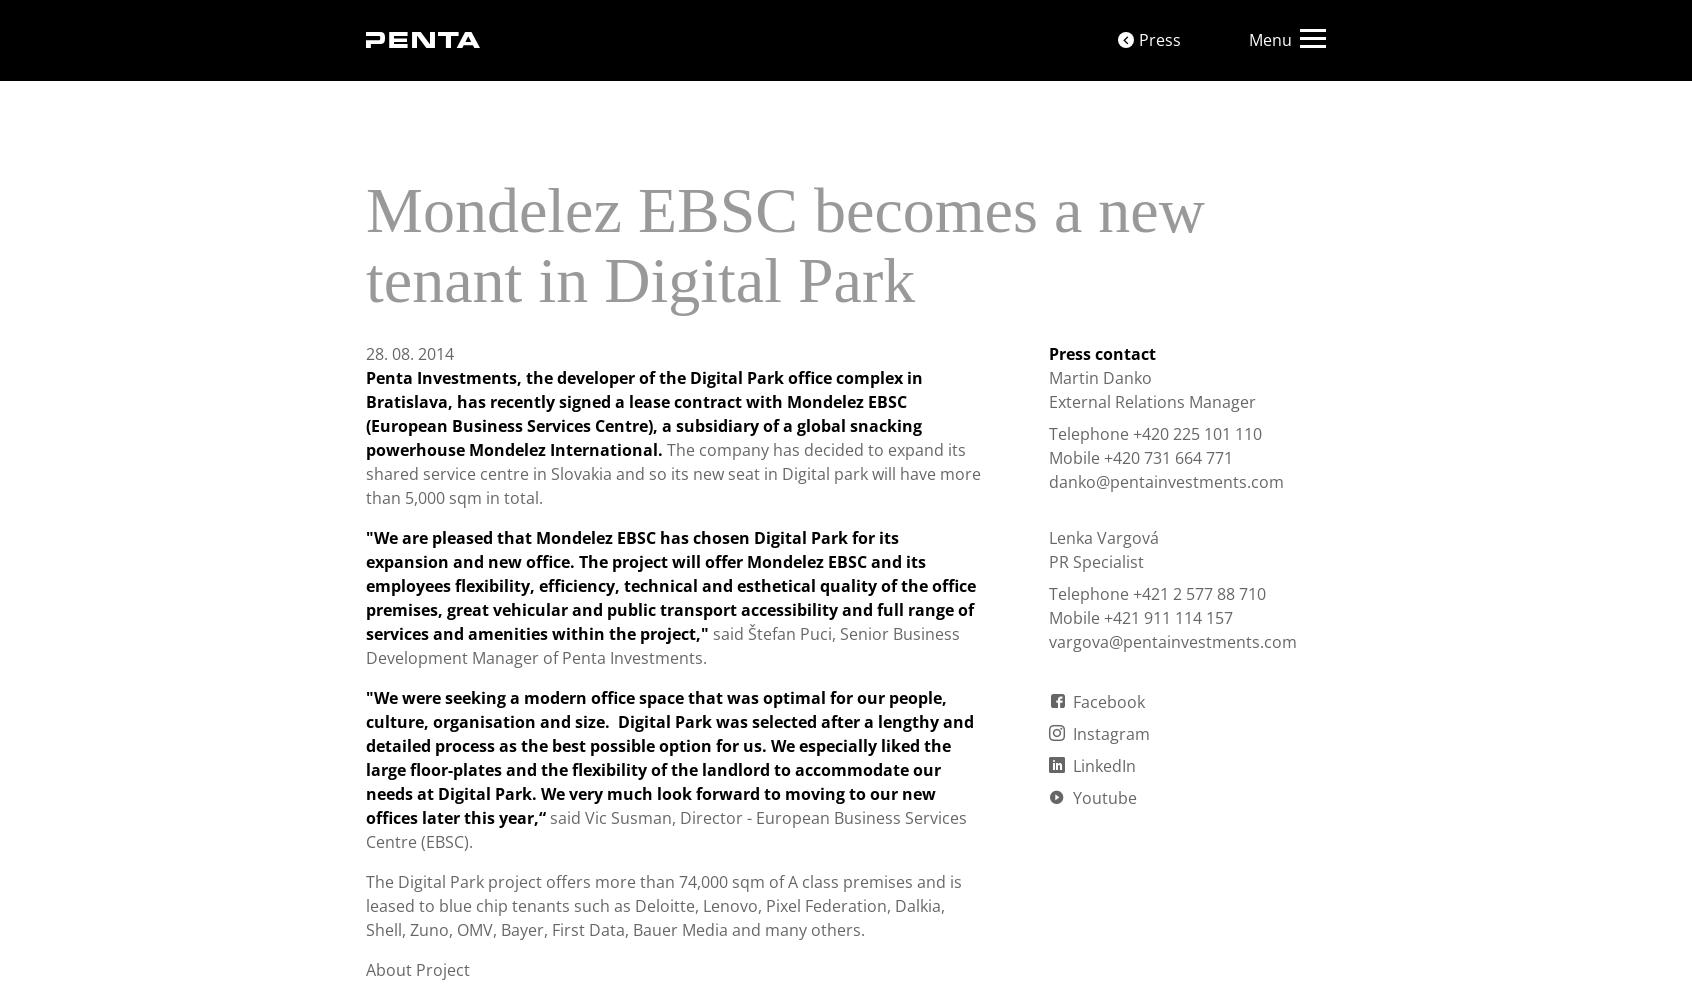 Image resolution: width=1692 pixels, height=1000 pixels. What do you see at coordinates (852, 26) in the screenshot?
I see `'Penta Foundation'` at bounding box center [852, 26].